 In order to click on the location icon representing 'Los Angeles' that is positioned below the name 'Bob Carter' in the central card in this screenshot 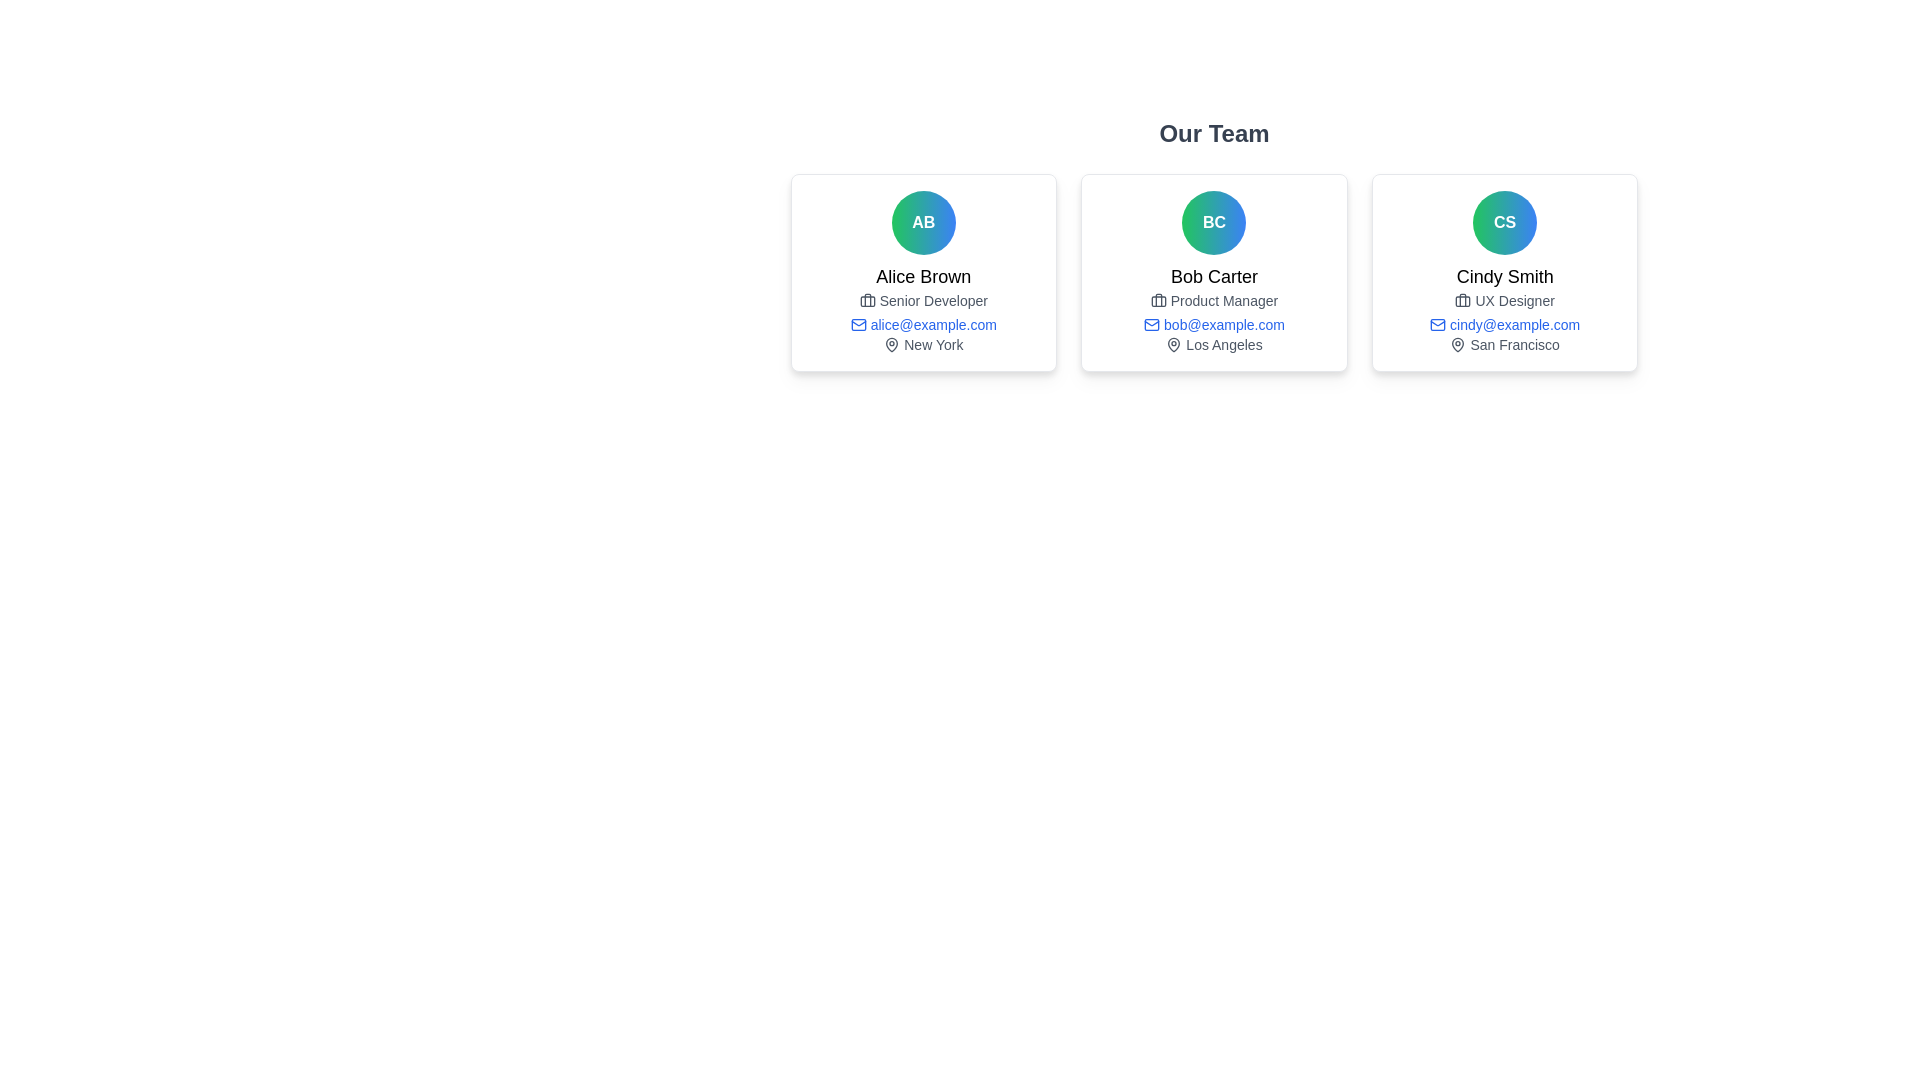, I will do `click(1174, 343)`.